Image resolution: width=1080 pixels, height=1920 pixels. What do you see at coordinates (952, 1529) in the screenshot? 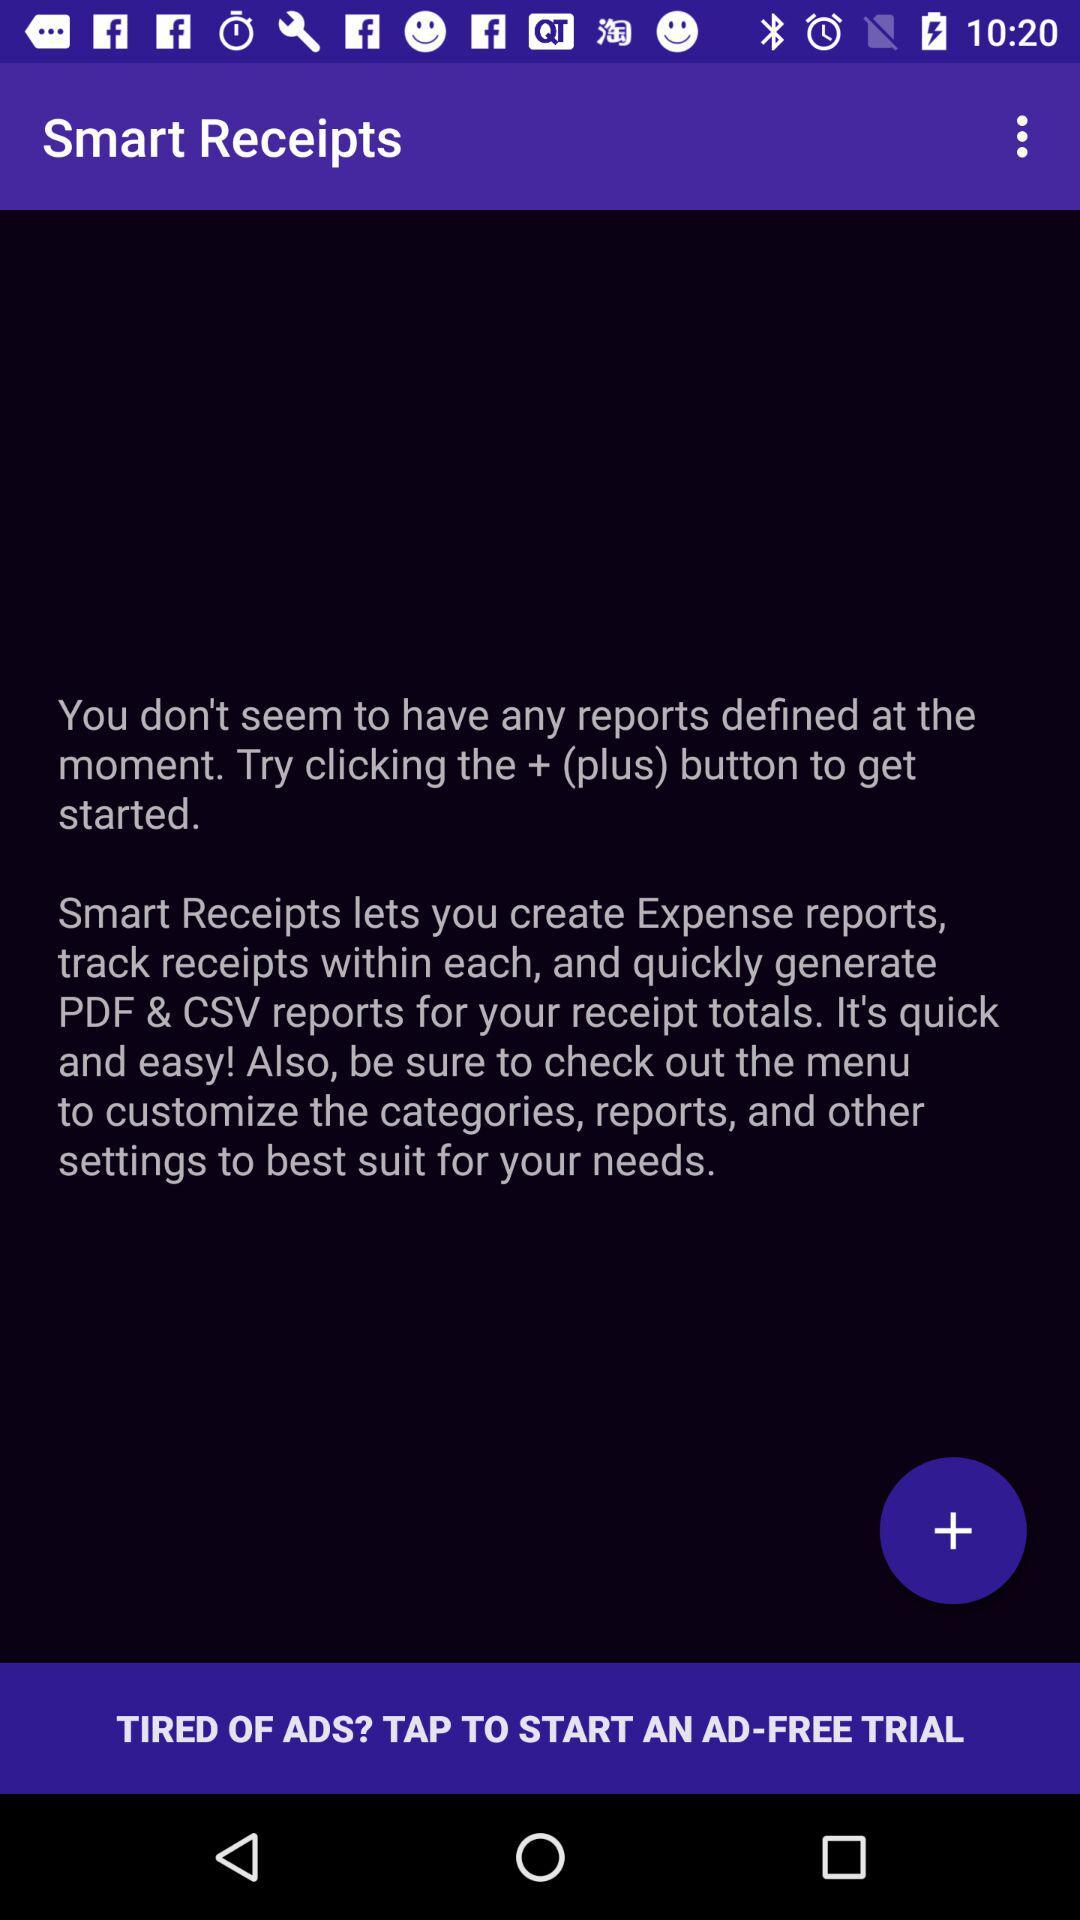
I see `add` at bounding box center [952, 1529].